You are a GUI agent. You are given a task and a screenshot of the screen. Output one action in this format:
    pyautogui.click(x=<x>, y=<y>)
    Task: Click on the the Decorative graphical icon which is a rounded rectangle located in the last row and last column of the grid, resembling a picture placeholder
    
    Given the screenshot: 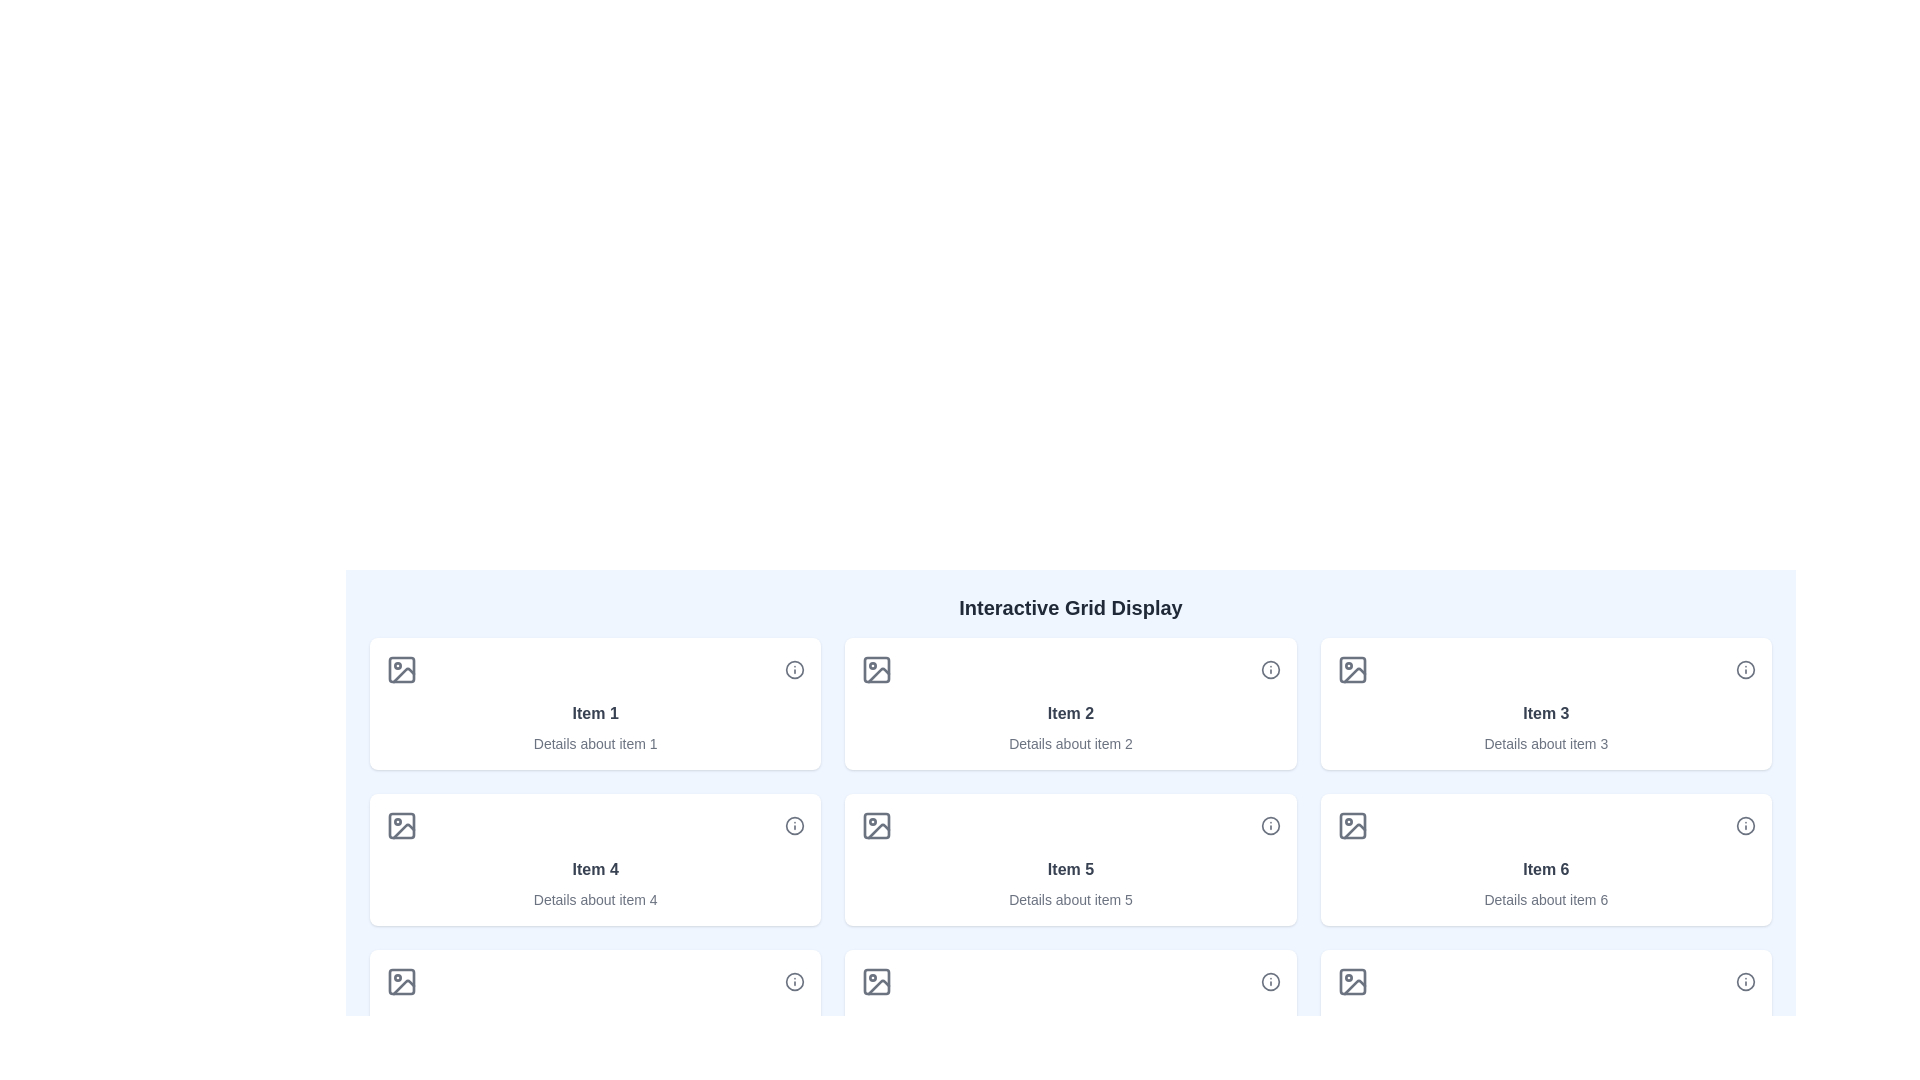 What is the action you would take?
    pyautogui.click(x=1352, y=981)
    